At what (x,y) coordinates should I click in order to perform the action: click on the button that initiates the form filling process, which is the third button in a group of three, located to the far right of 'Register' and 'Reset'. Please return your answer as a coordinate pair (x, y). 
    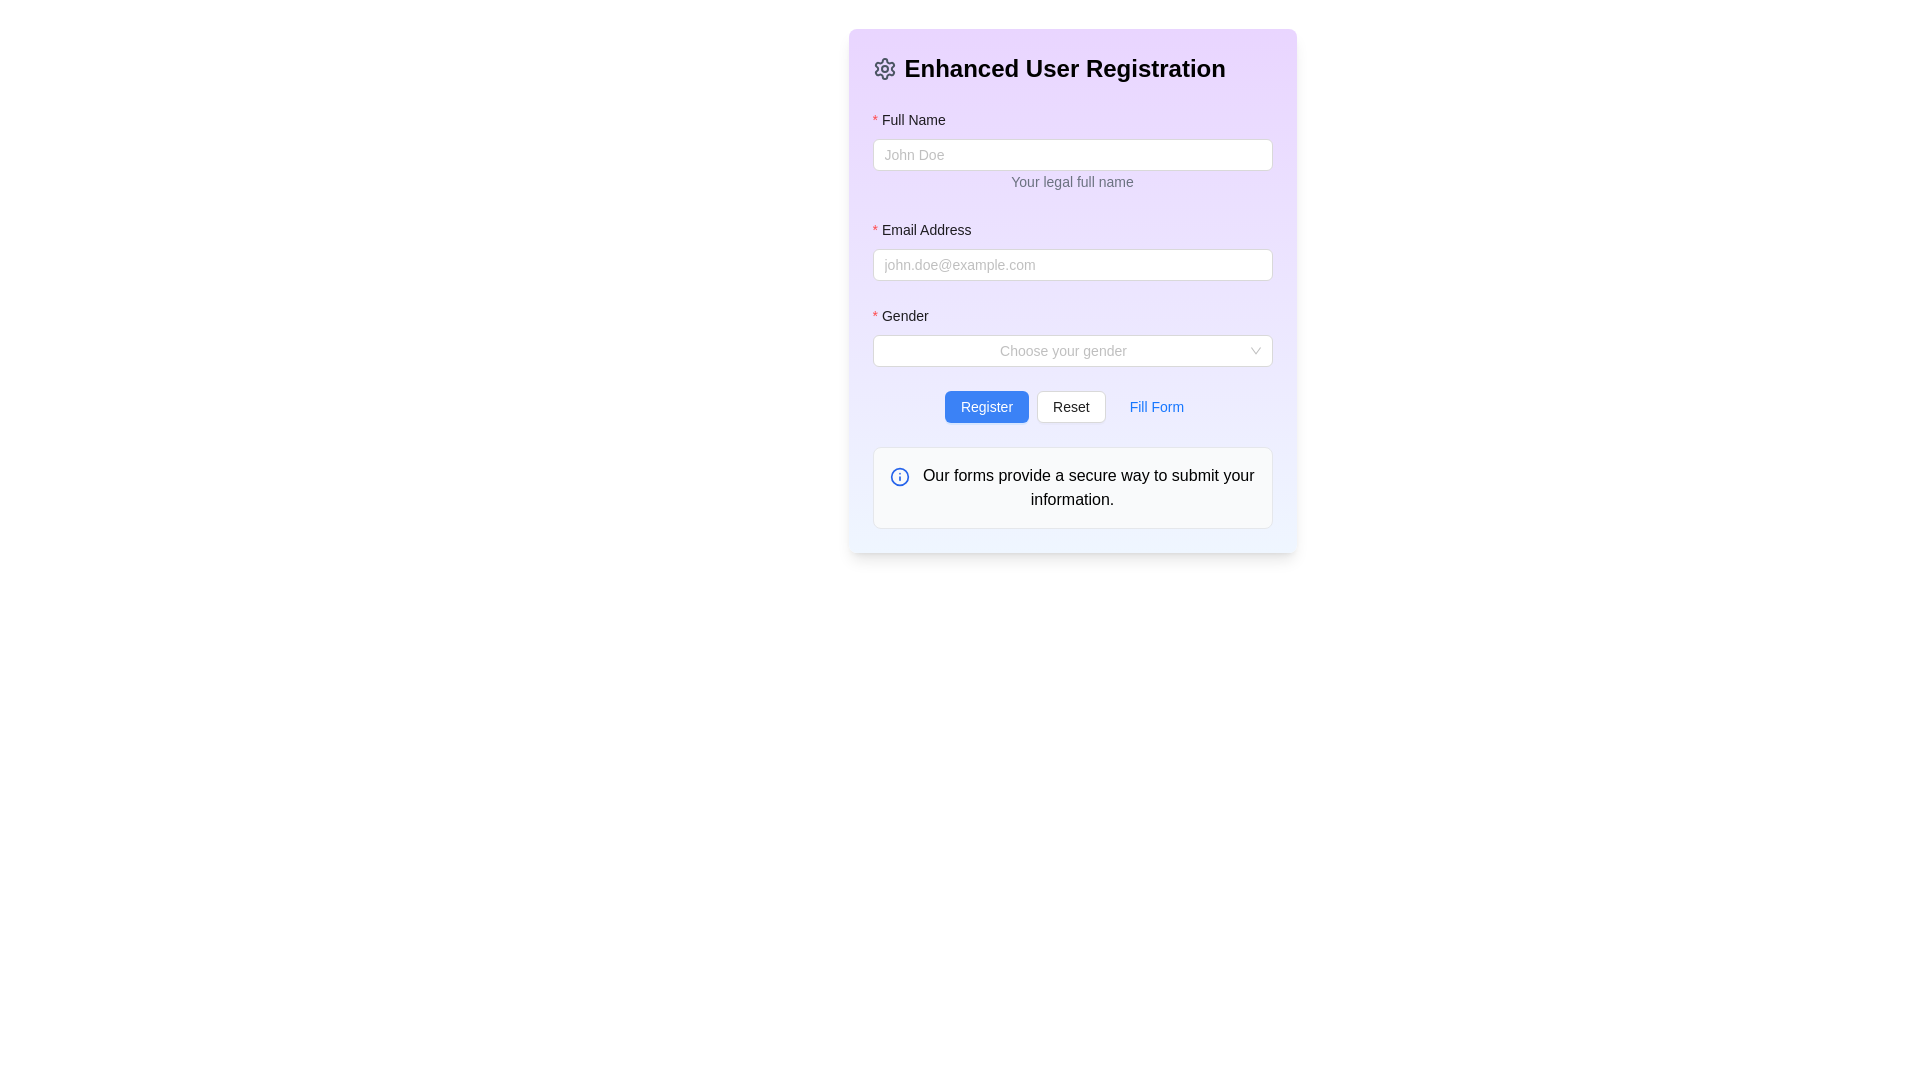
    Looking at the image, I should click on (1156, 406).